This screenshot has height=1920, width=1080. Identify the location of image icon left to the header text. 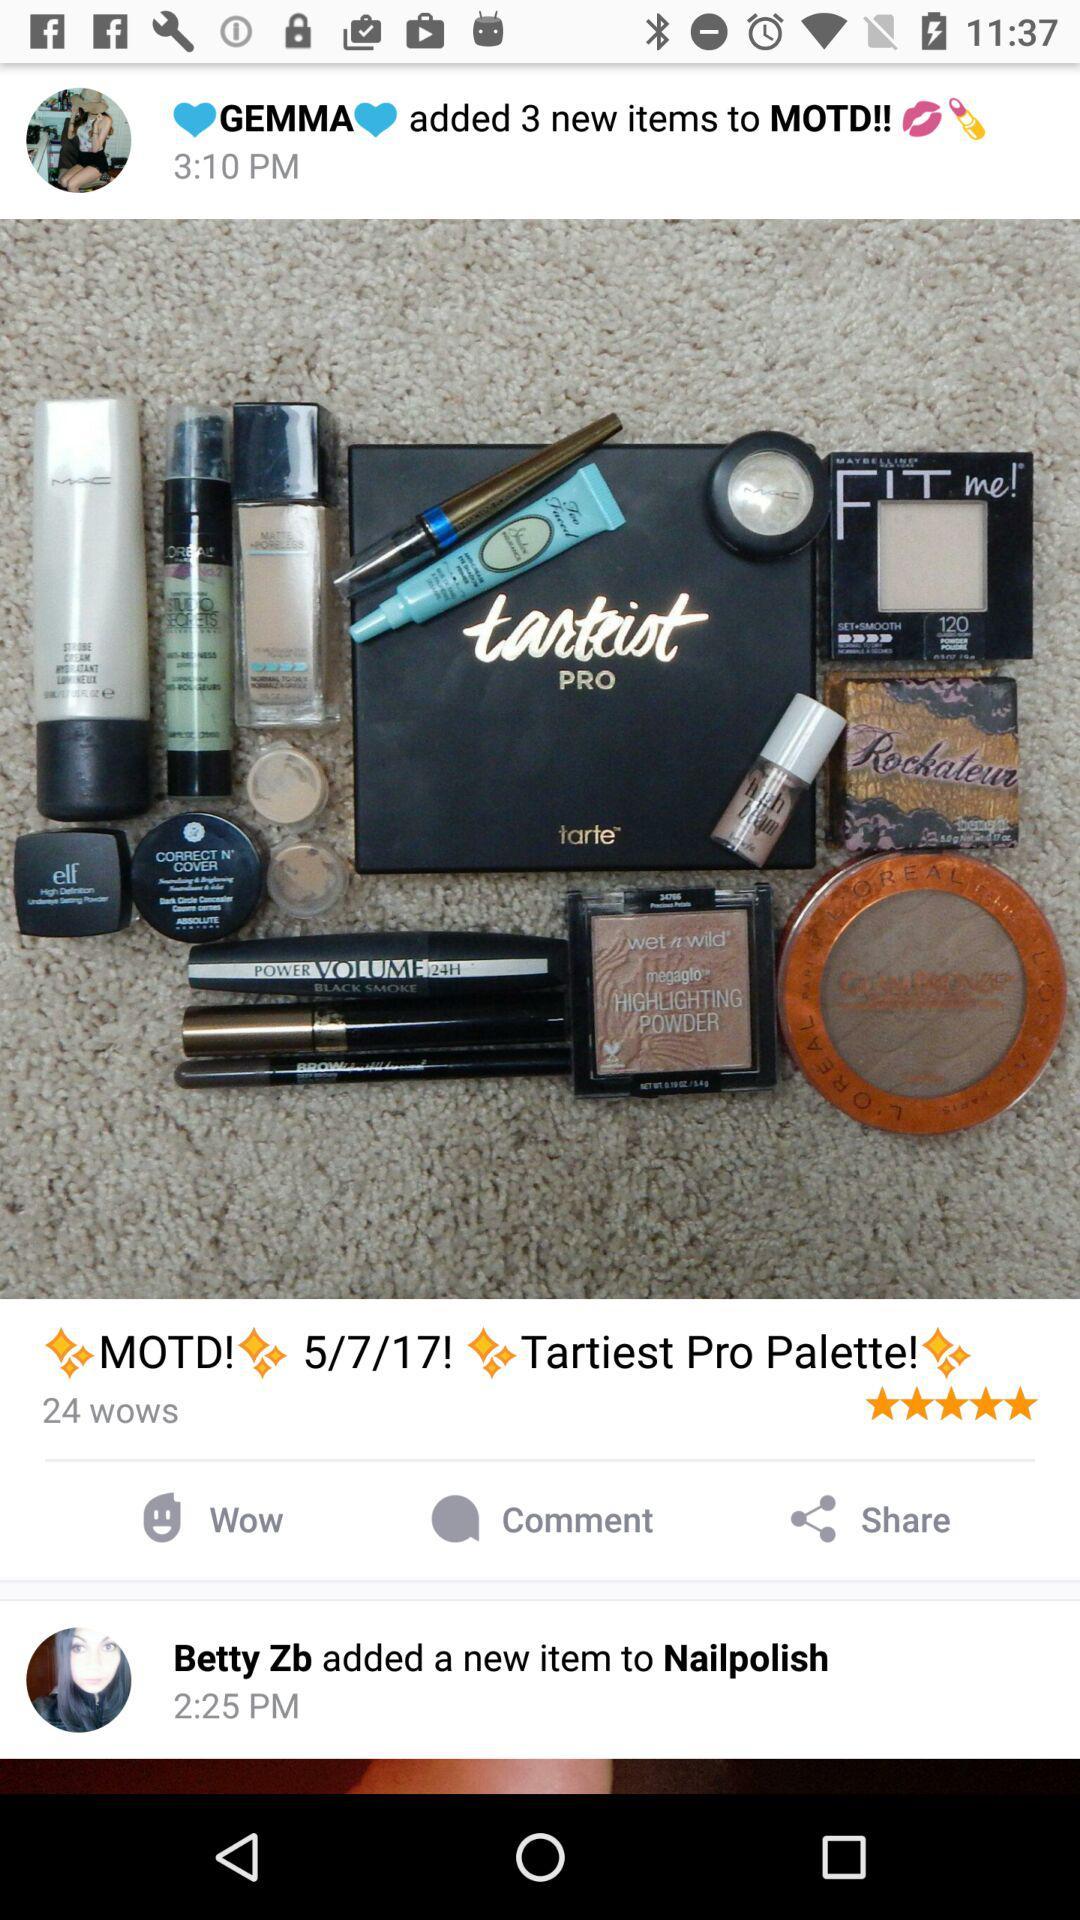
(77, 139).